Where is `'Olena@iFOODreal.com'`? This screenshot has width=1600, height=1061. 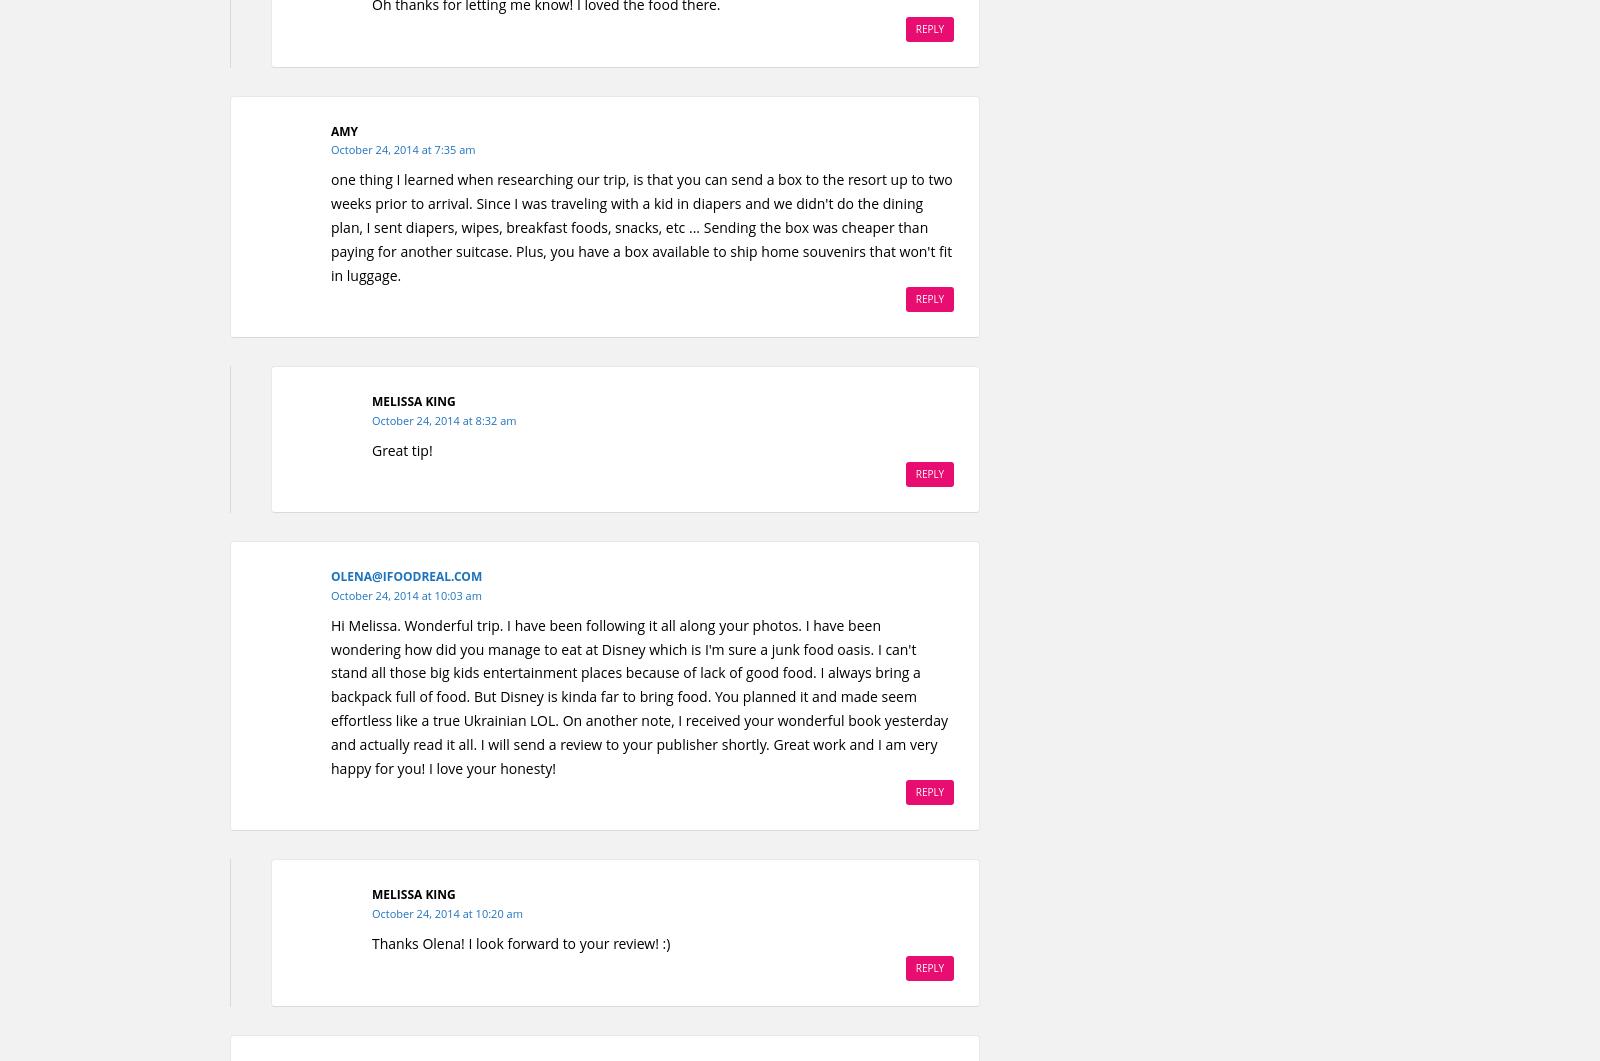 'Olena@iFOODreal.com' is located at coordinates (405, 575).